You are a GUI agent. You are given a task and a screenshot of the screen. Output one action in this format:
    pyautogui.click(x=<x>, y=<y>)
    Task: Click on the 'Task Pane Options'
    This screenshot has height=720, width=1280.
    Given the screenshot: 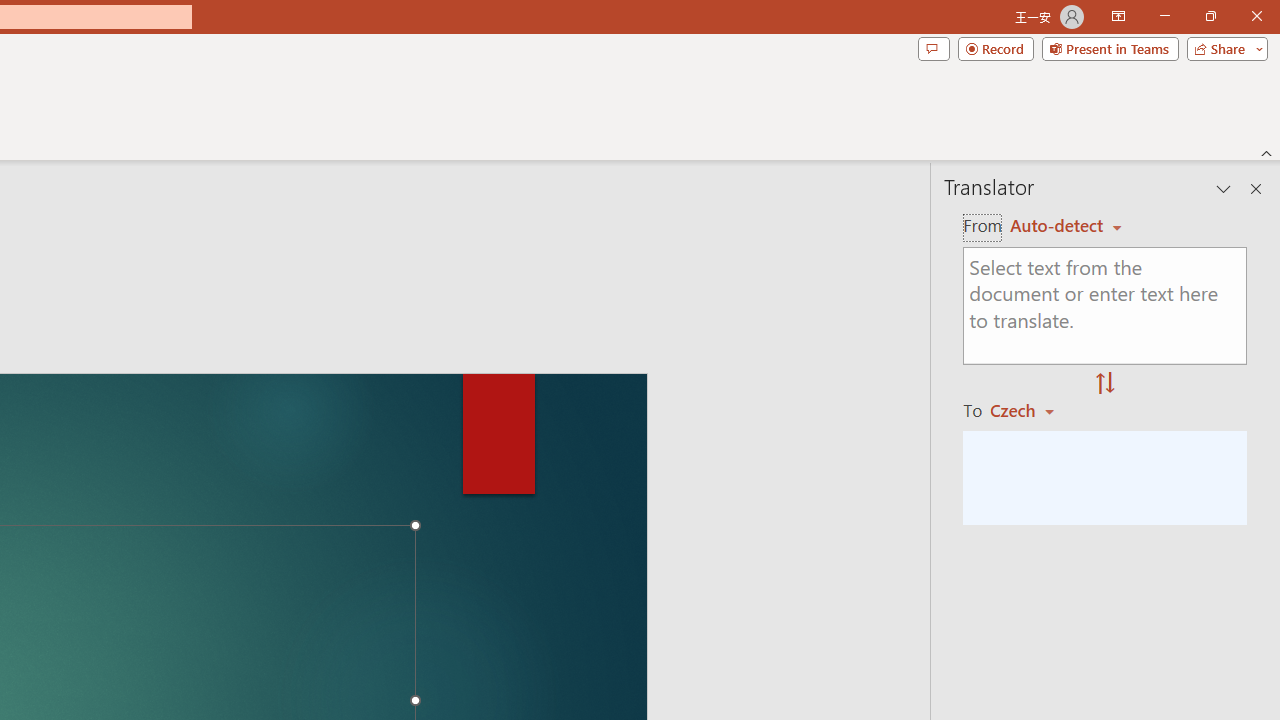 What is the action you would take?
    pyautogui.click(x=1223, y=189)
    